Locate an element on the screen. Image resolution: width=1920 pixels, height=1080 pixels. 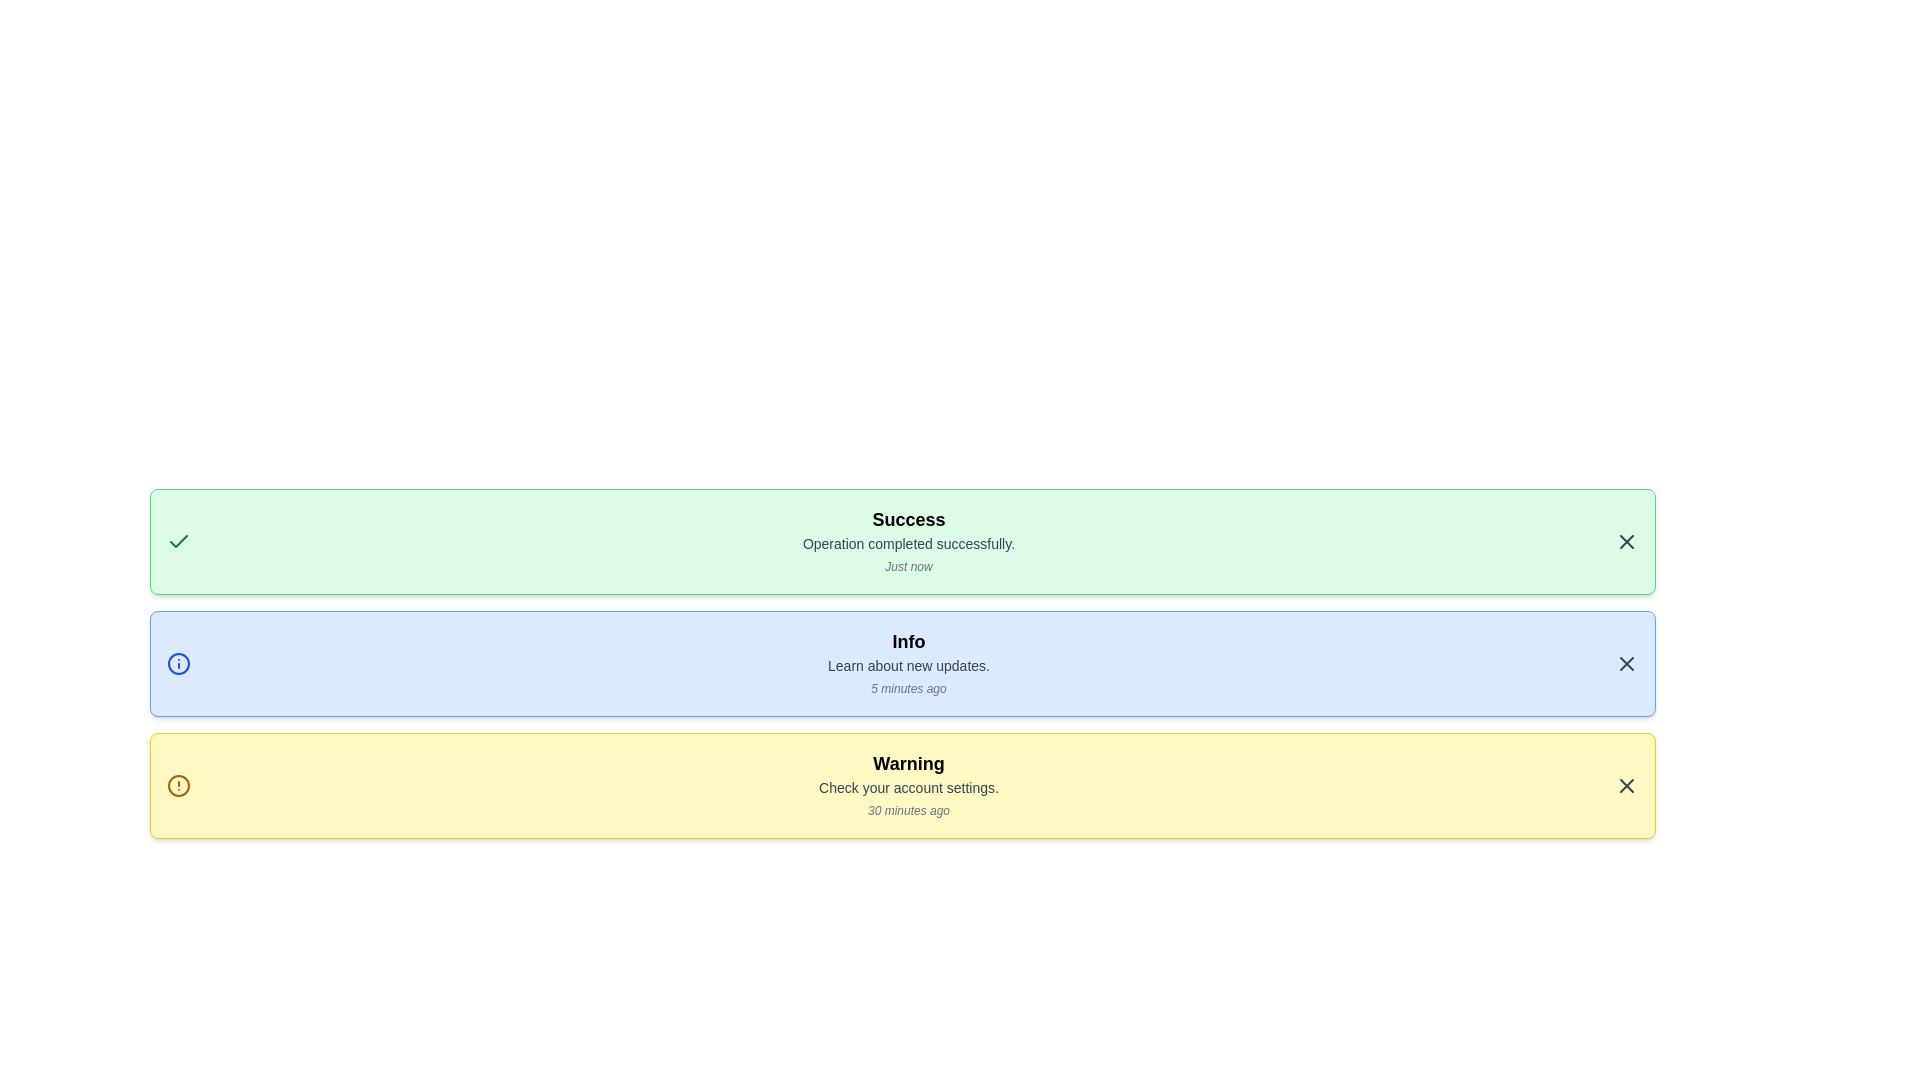
close button of the notification with title Info is located at coordinates (1627, 663).